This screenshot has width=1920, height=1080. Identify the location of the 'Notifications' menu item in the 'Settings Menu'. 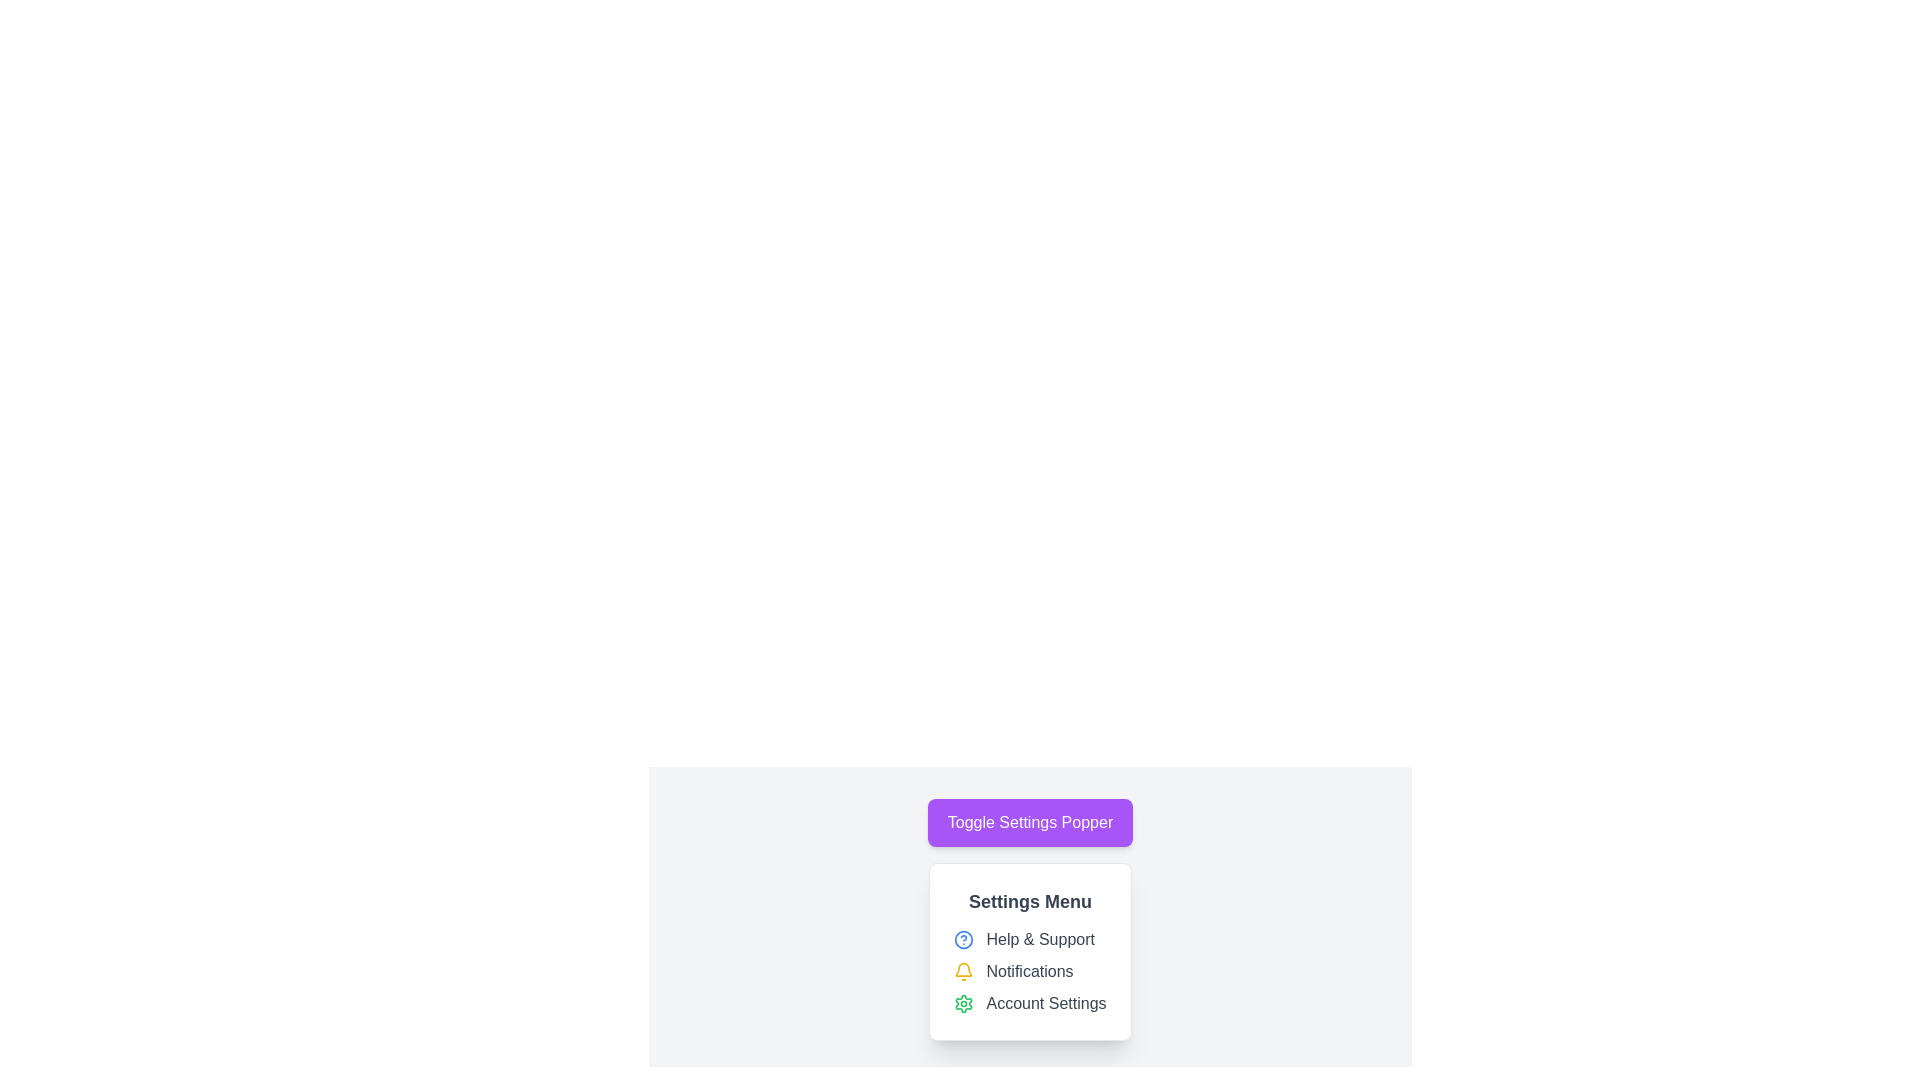
(1030, 971).